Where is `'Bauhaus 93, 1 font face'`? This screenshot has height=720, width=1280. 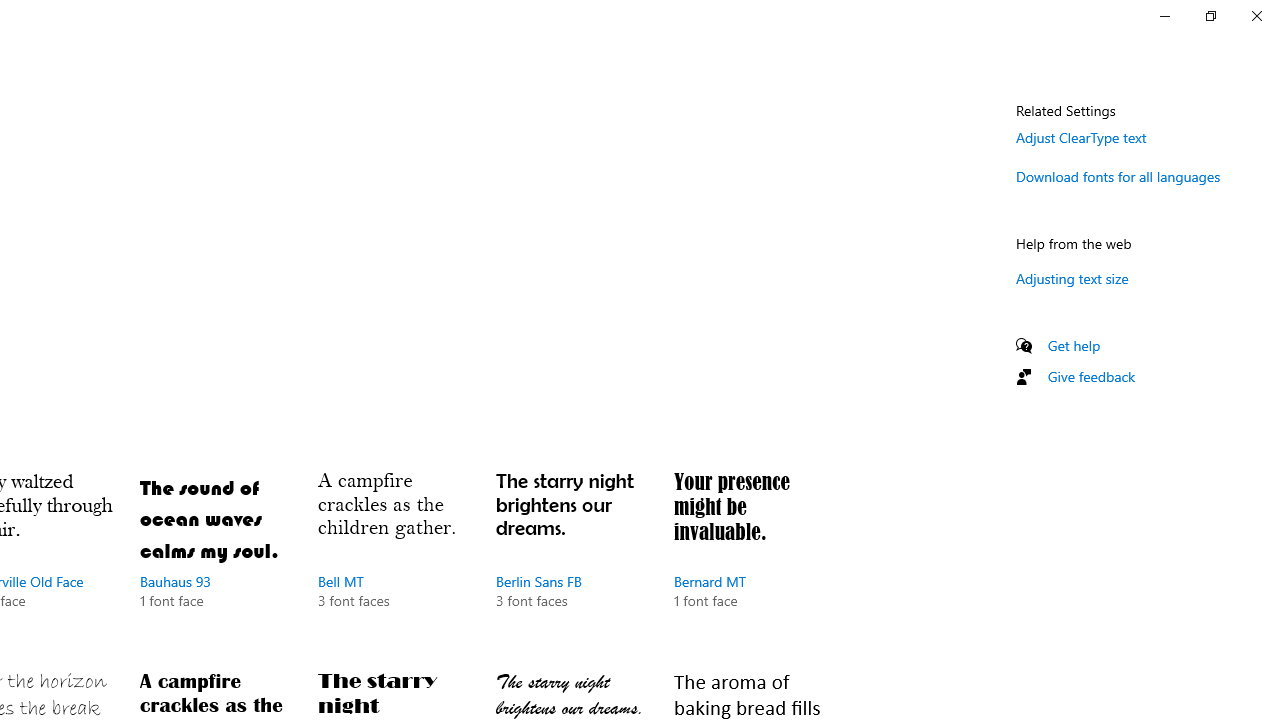
'Bauhaus 93, 1 font face' is located at coordinates (215, 560).